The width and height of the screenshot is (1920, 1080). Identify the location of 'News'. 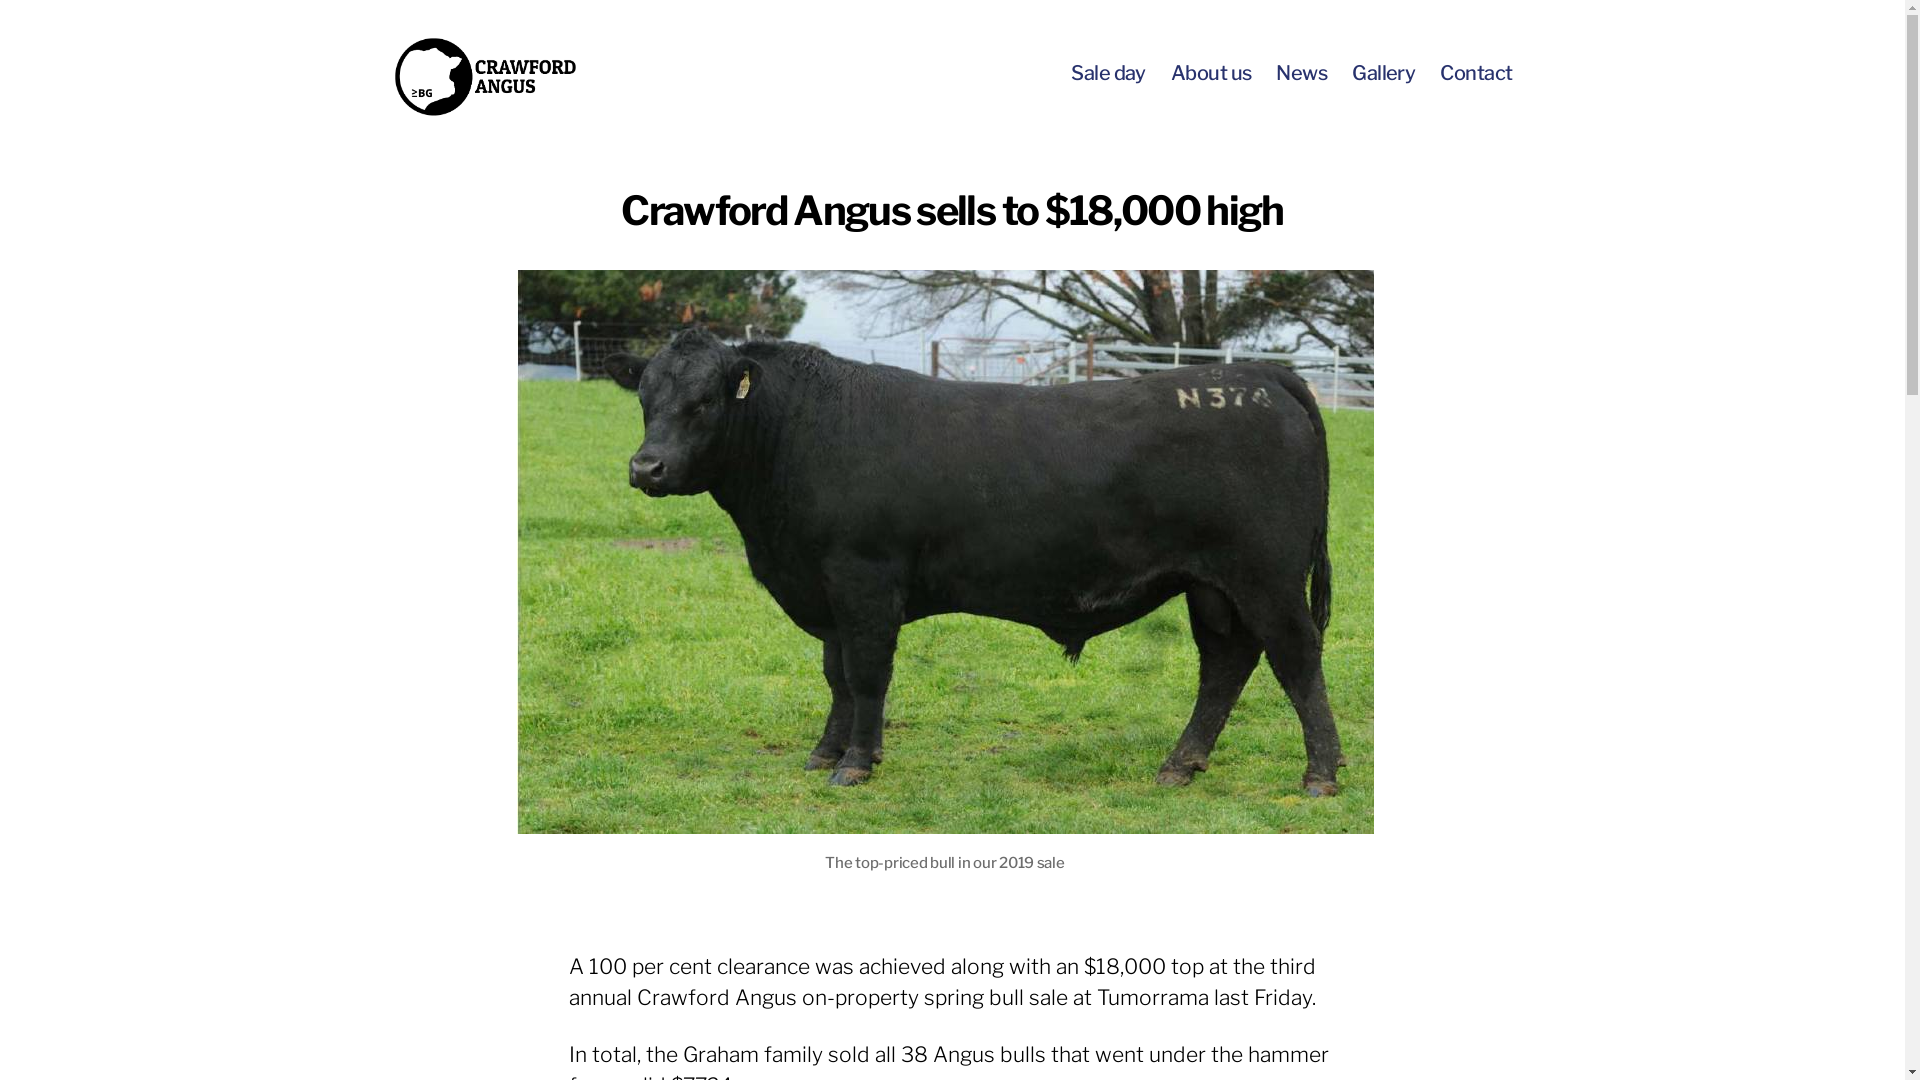
(1301, 72).